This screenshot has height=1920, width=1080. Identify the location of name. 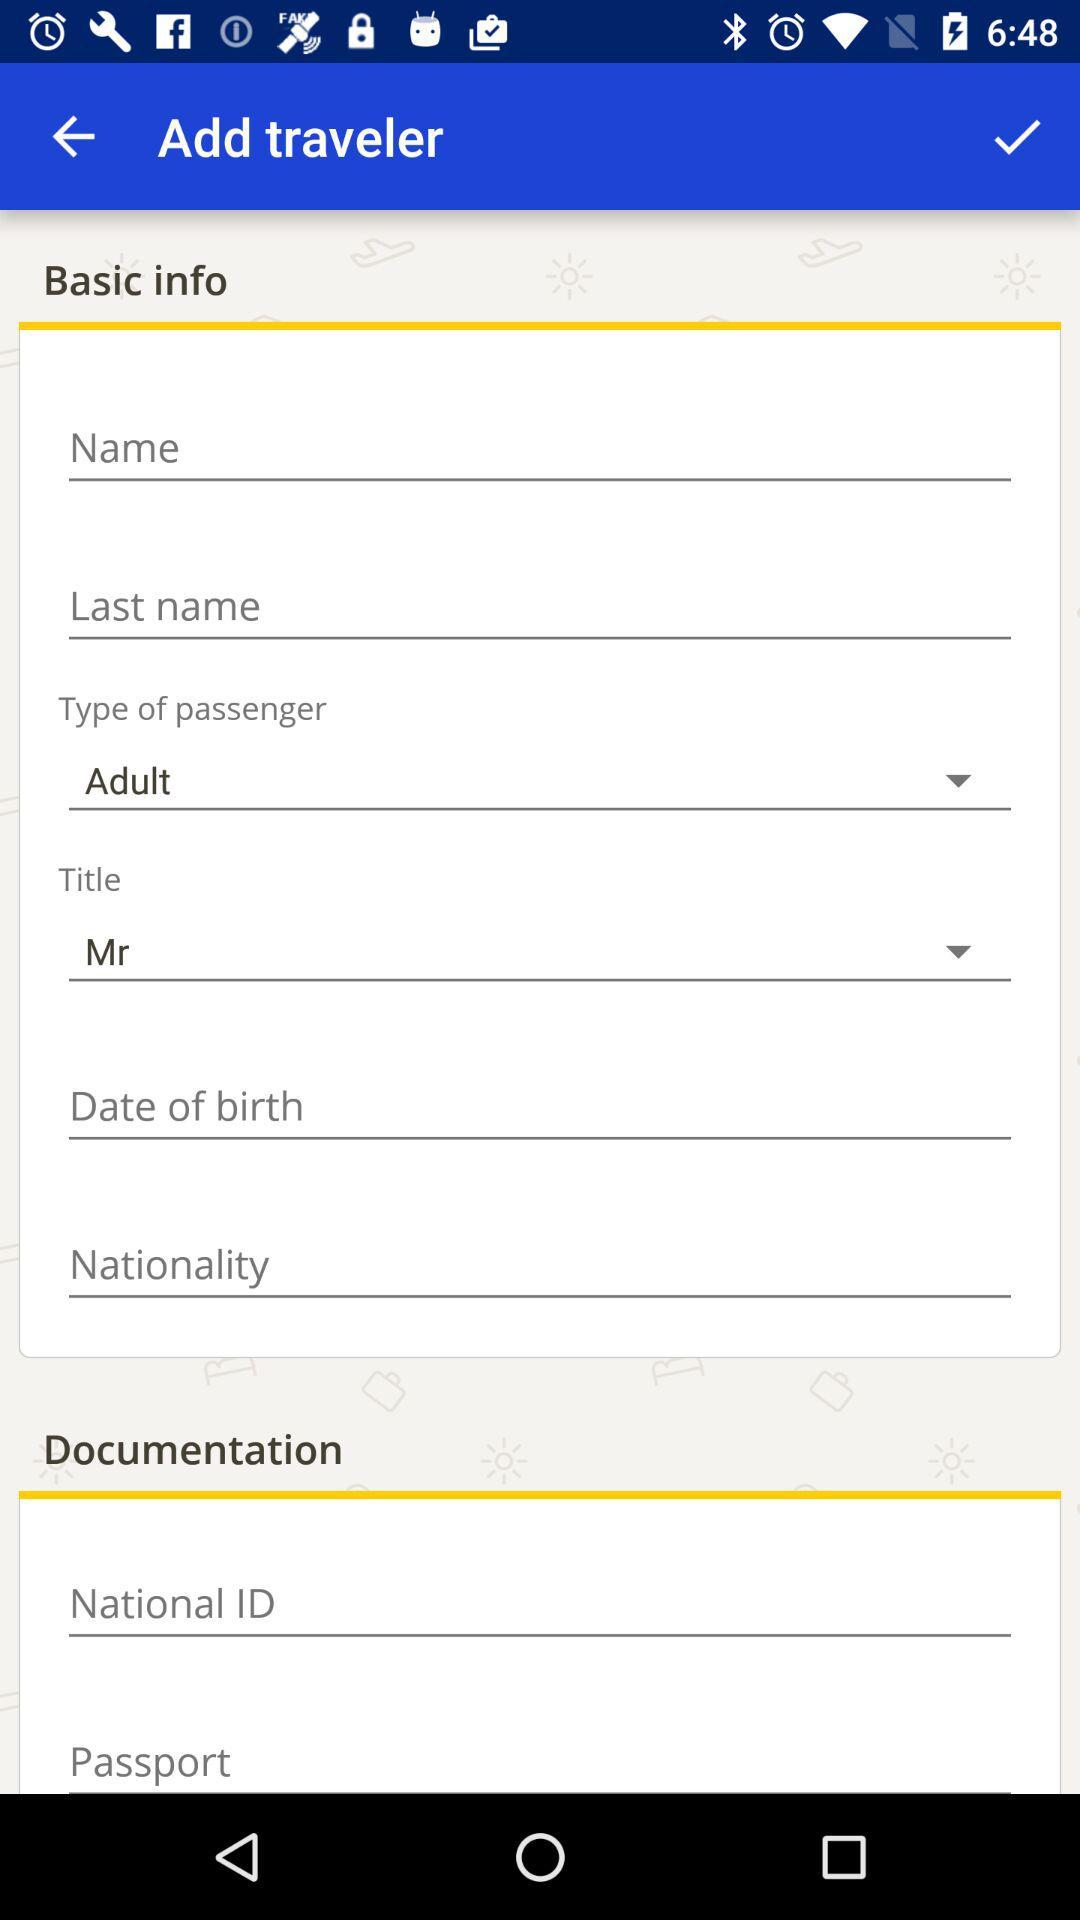
(540, 446).